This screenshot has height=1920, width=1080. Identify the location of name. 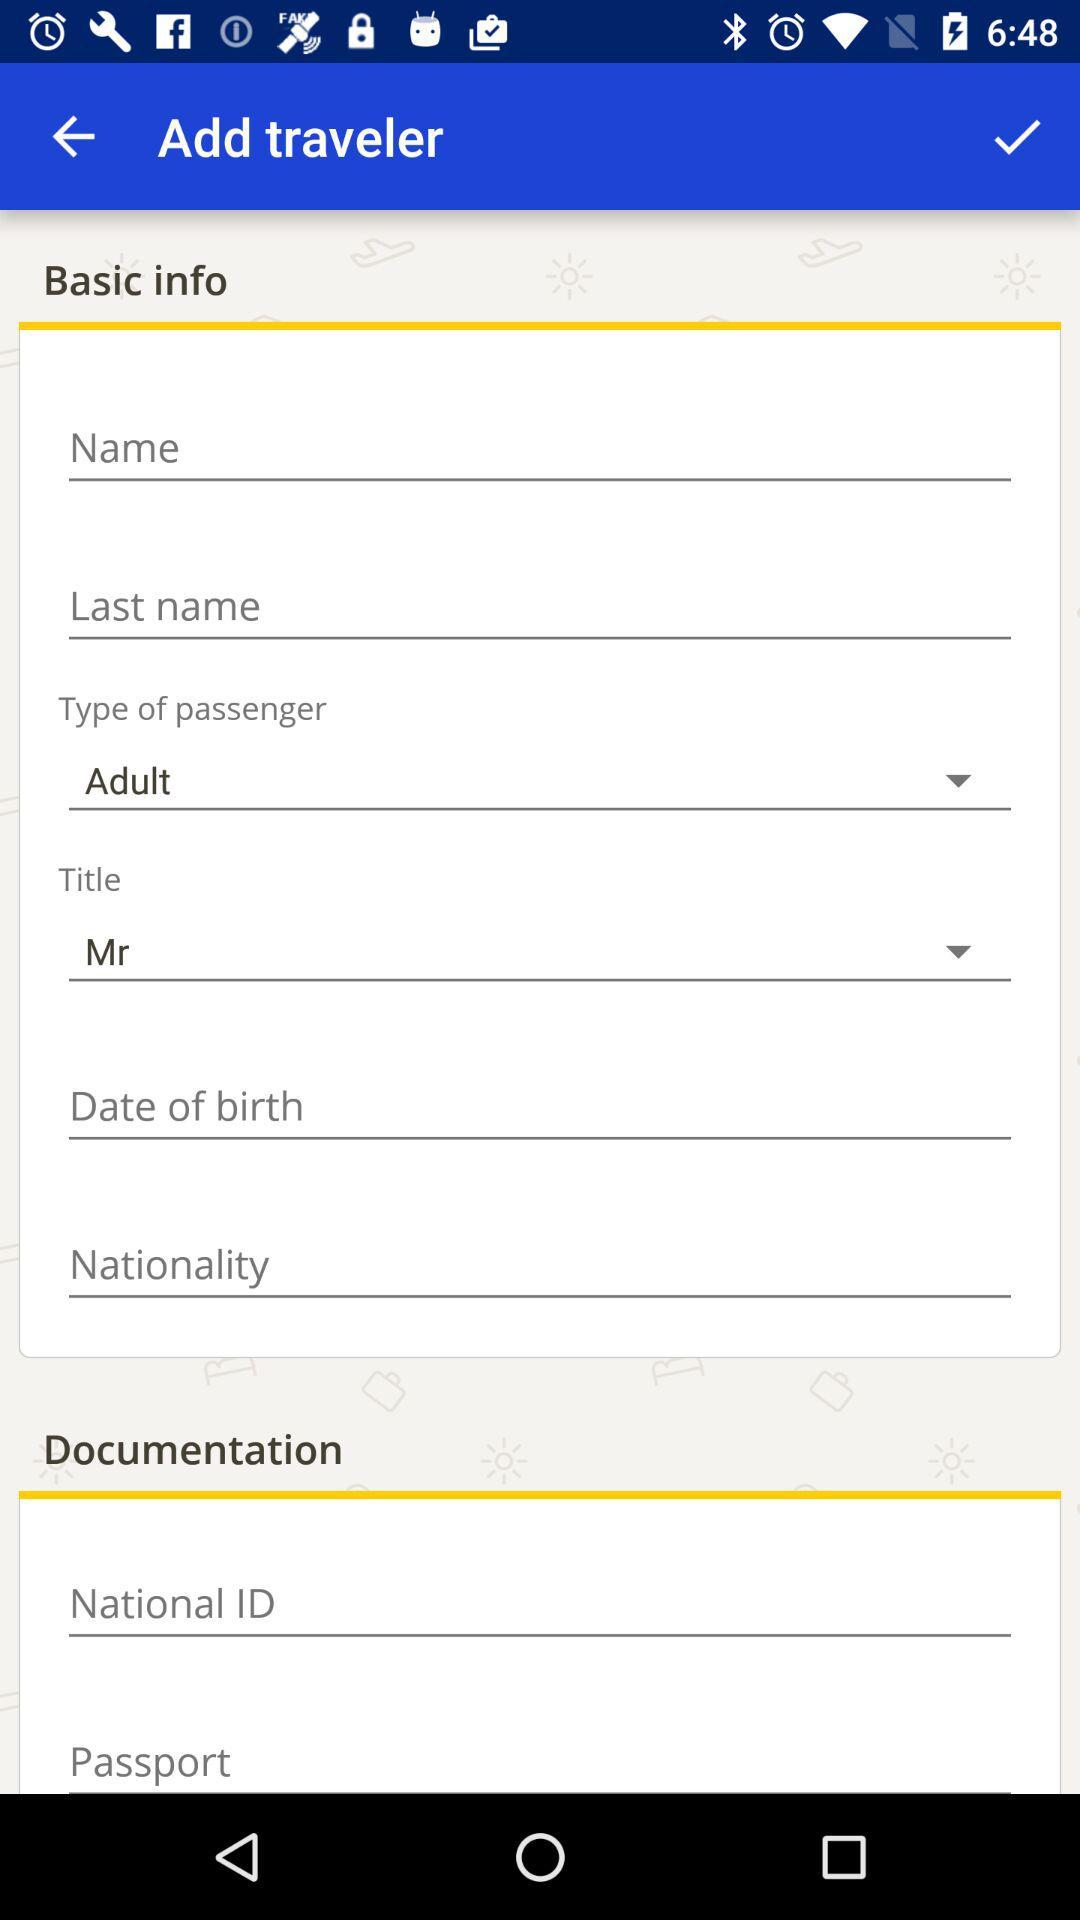
(540, 446).